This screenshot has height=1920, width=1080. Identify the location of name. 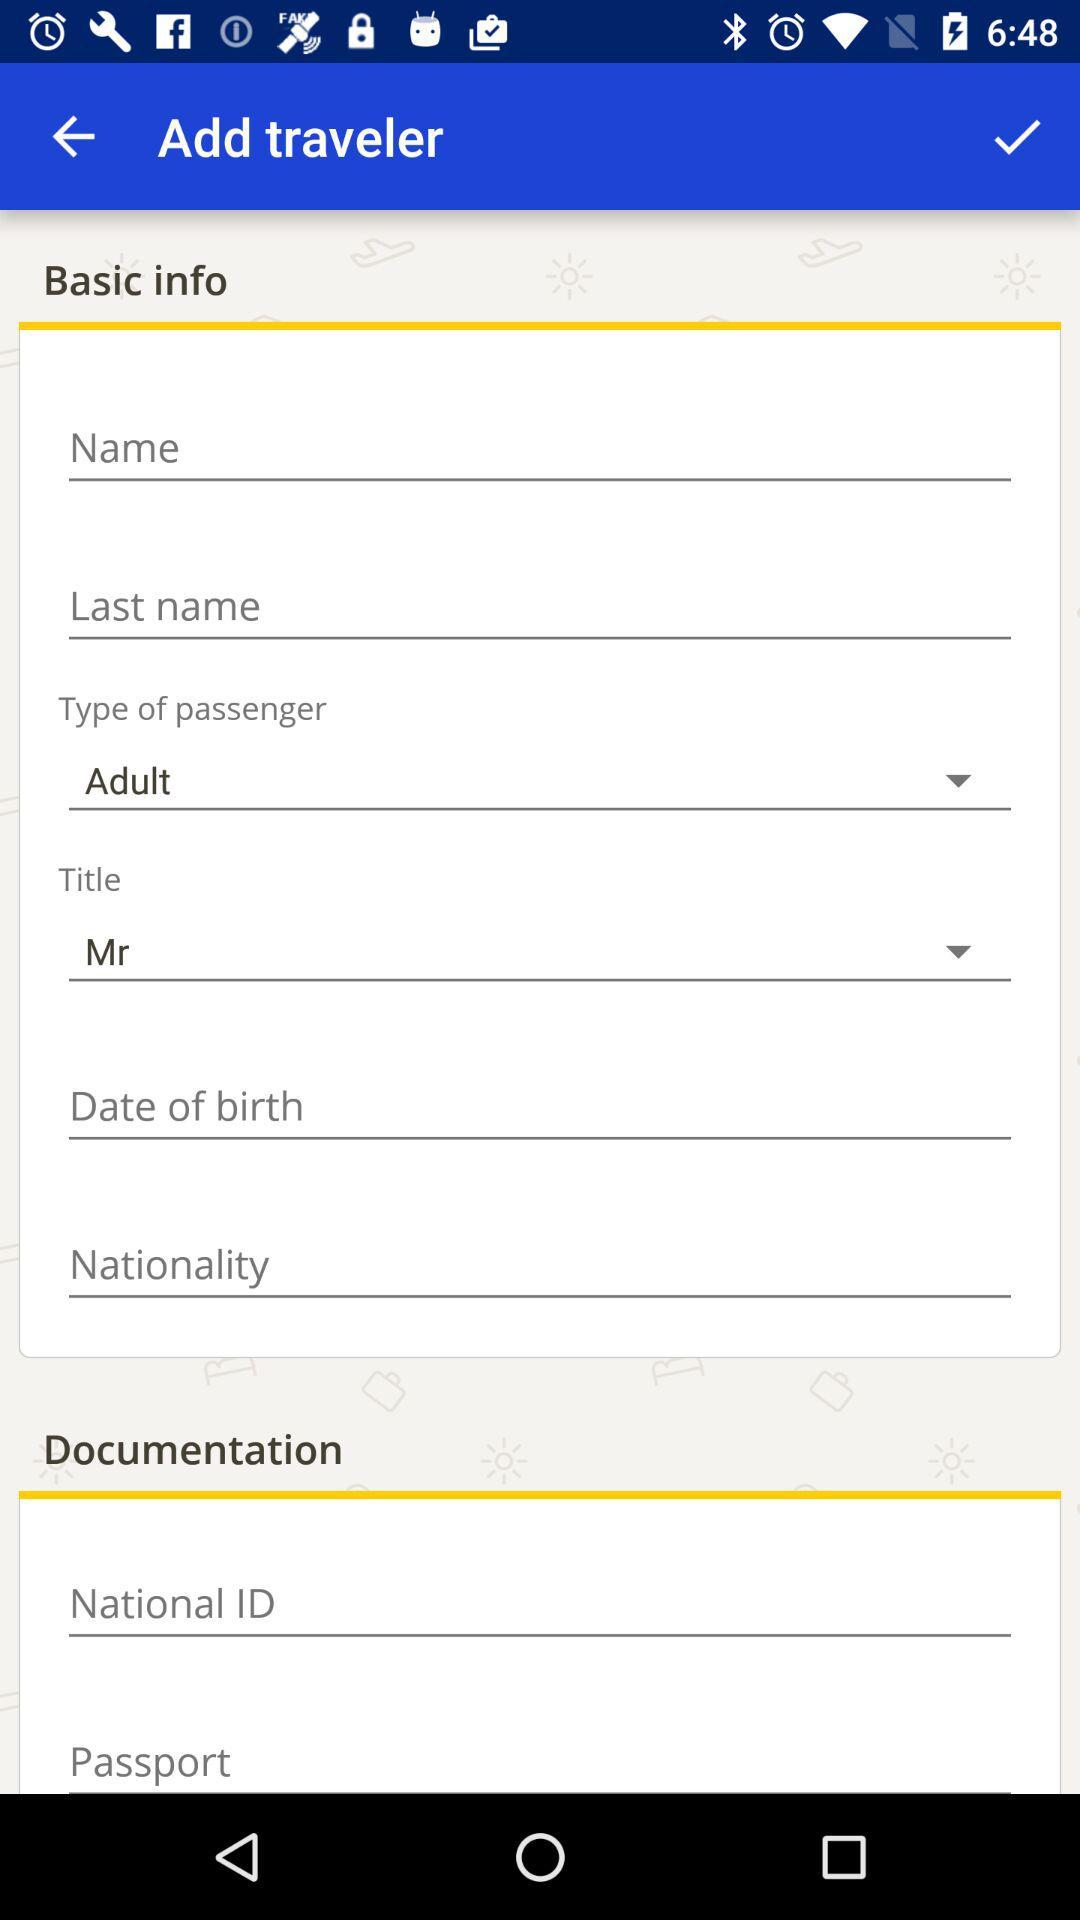
(540, 446).